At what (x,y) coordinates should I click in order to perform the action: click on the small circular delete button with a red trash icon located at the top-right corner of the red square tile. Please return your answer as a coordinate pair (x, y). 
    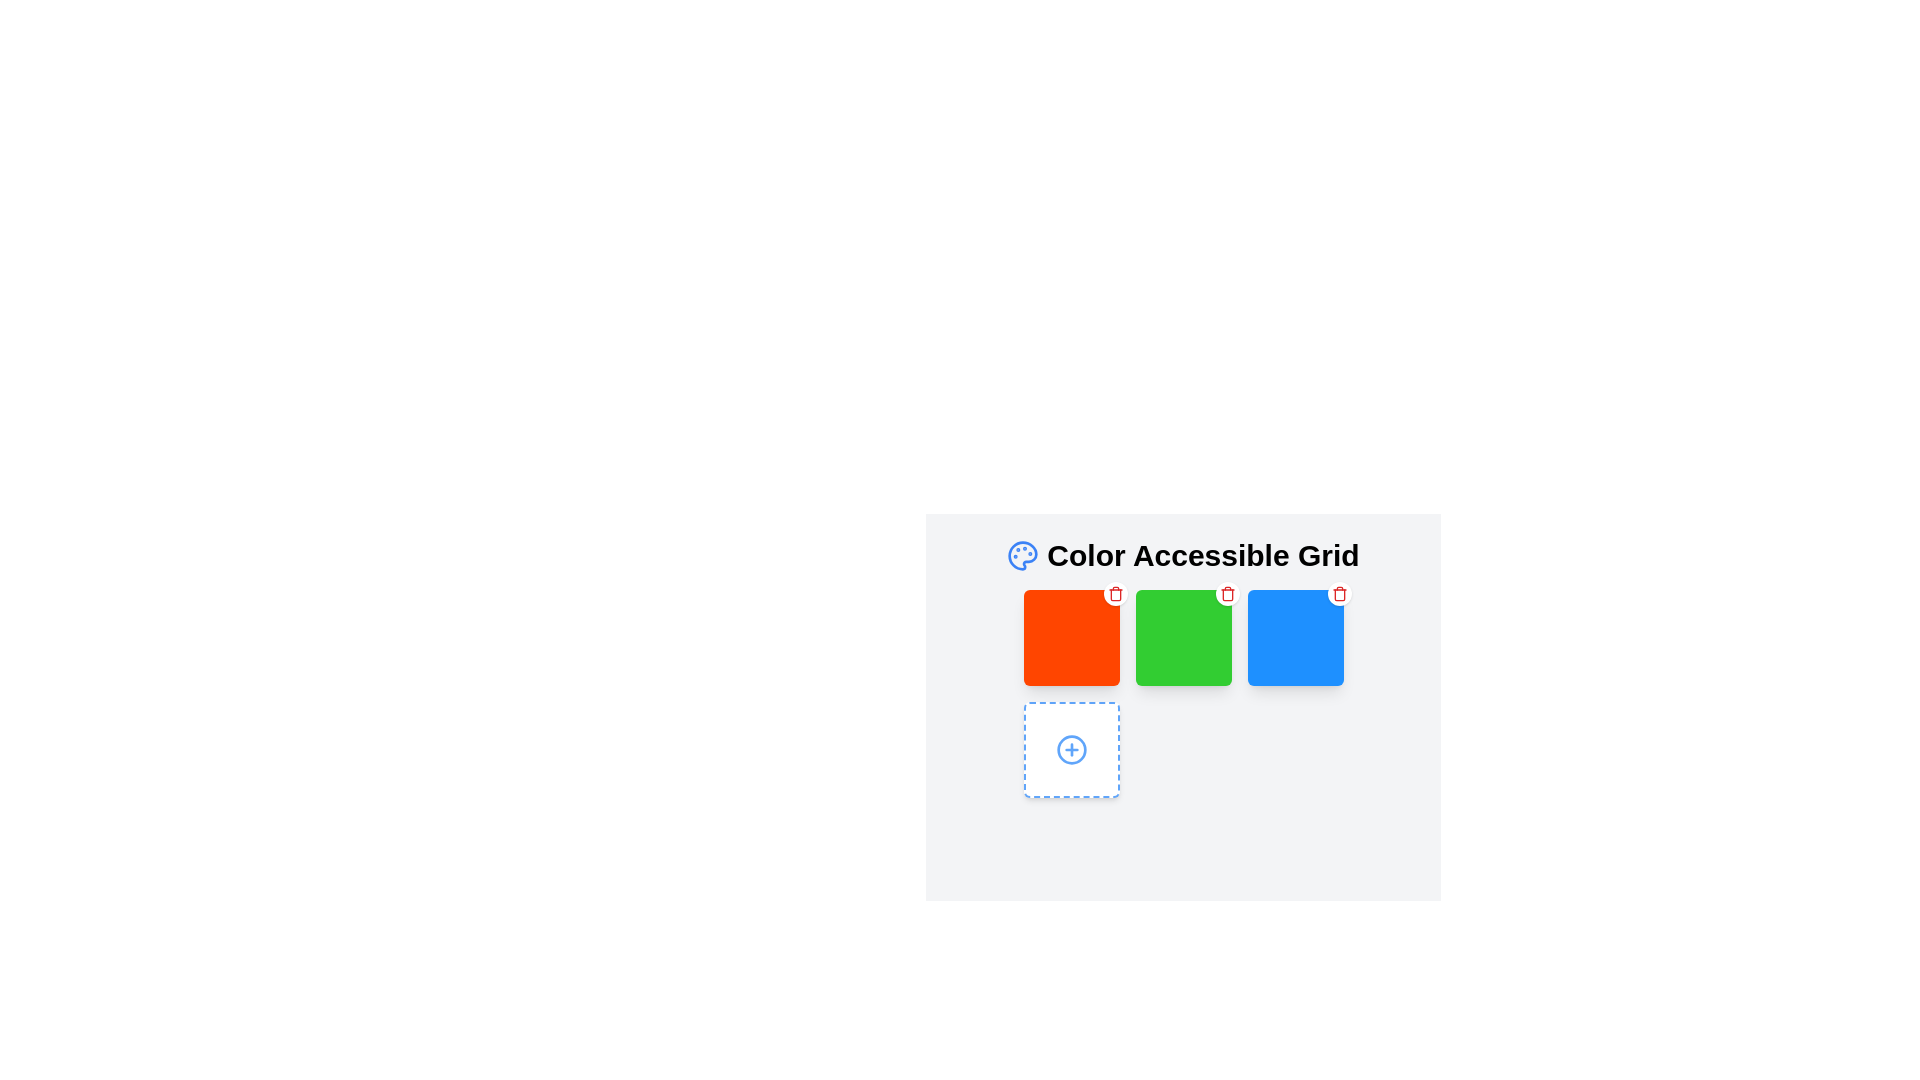
    Looking at the image, I should click on (1114, 593).